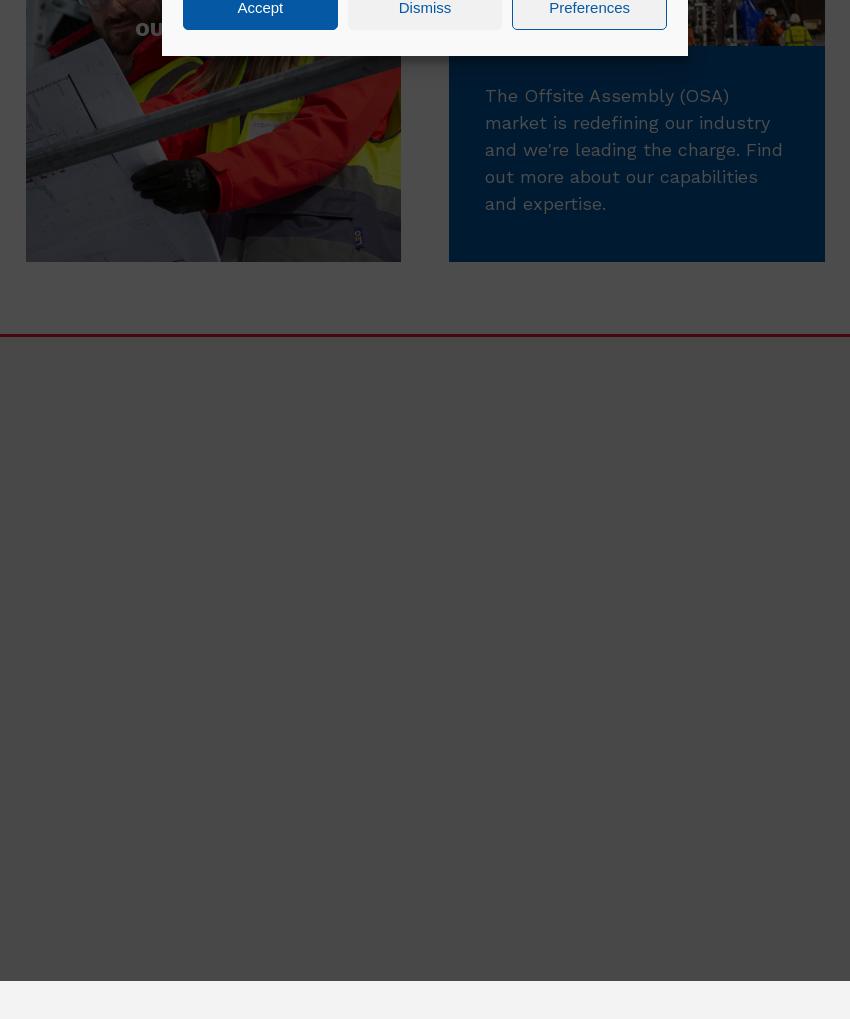 The width and height of the screenshot is (850, 1019). Describe the element at coordinates (623, 654) in the screenshot. I see `'Achieve The Incredible with Mercury'` at that location.